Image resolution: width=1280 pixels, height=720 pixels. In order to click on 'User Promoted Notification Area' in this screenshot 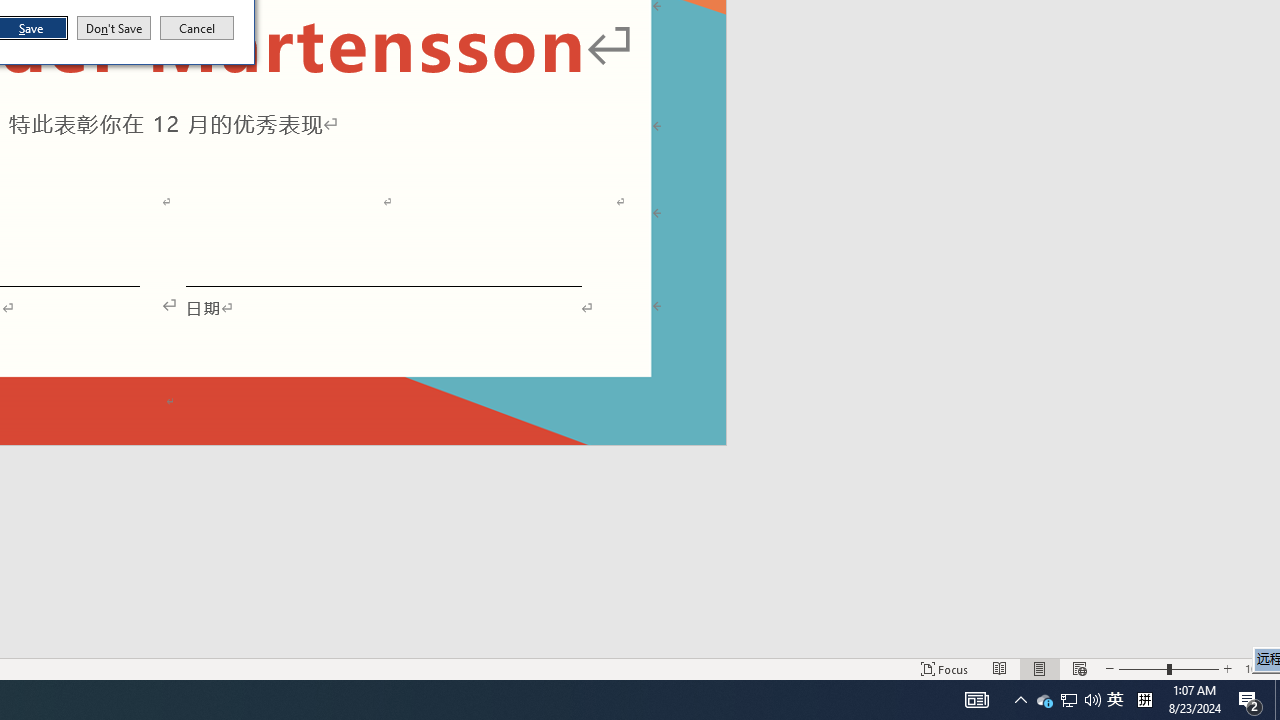, I will do `click(1114, 698)`.